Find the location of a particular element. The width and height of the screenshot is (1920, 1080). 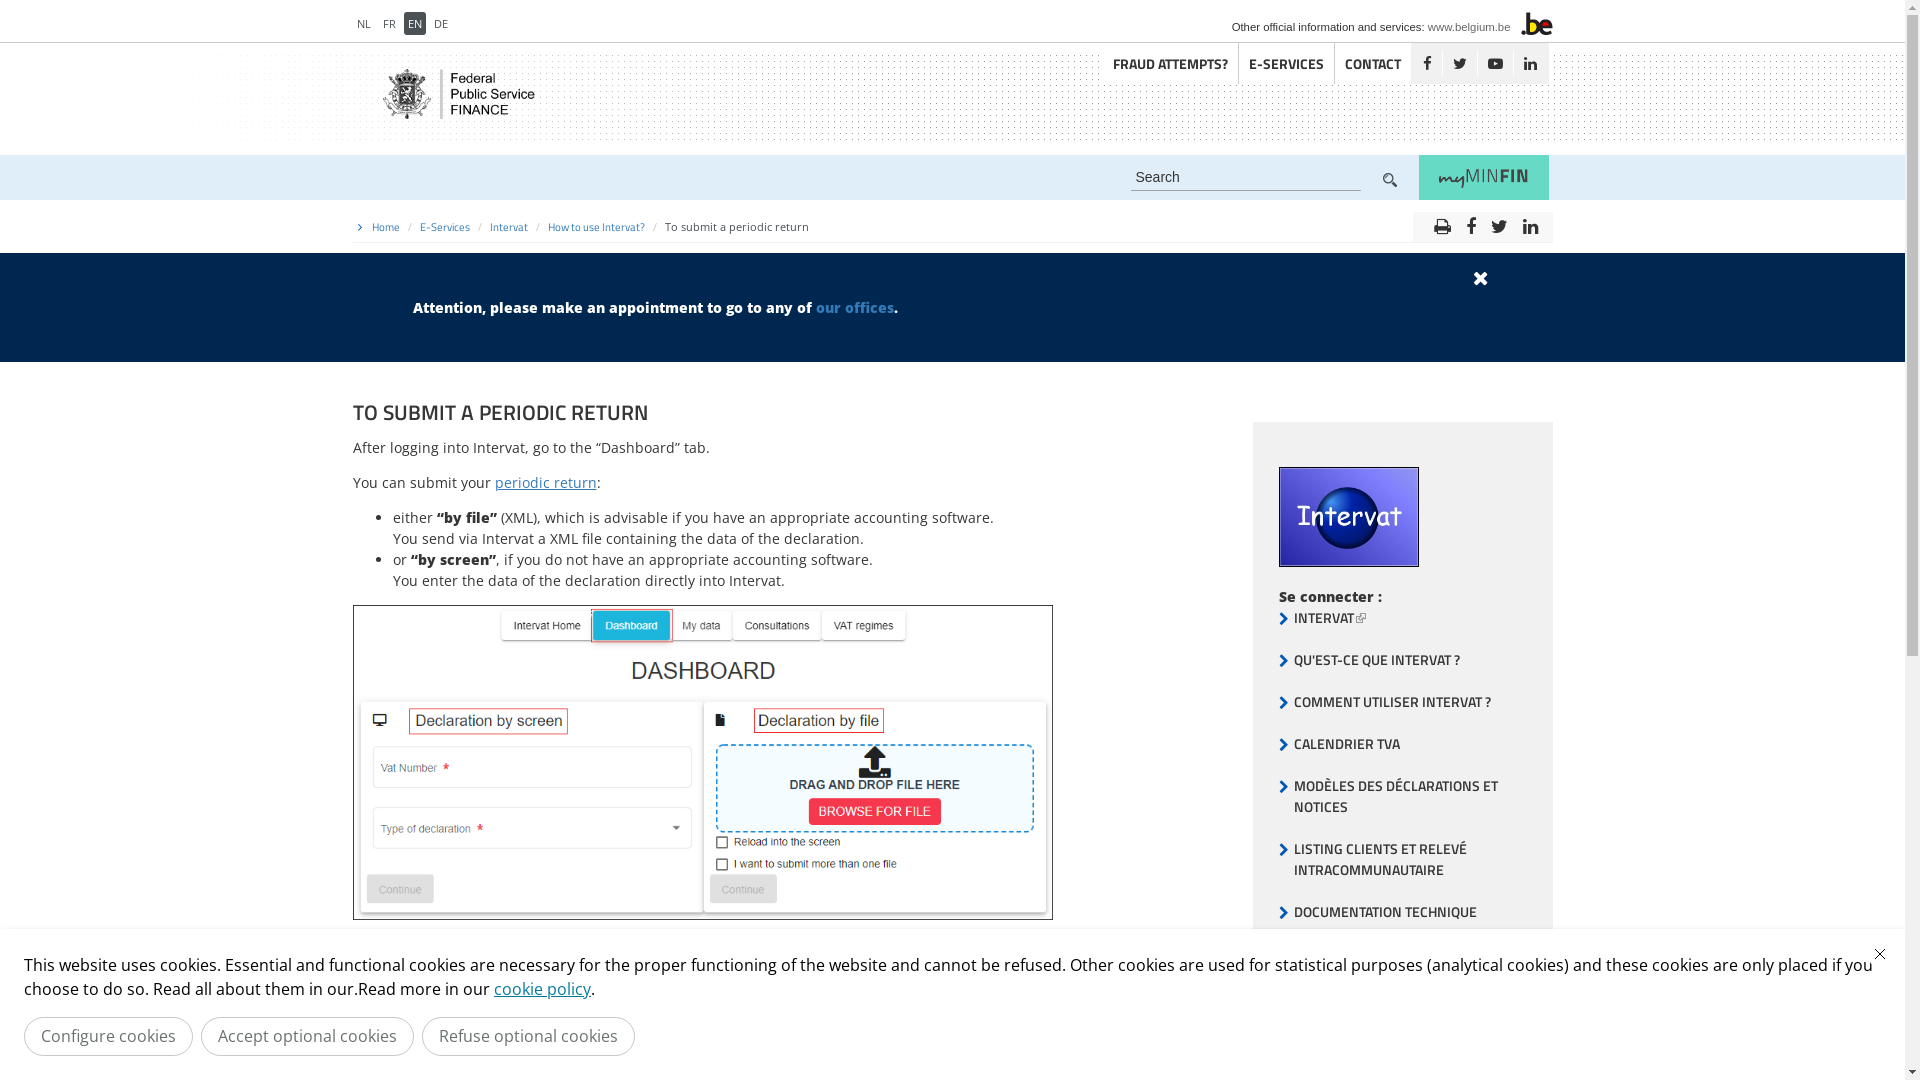

'ENVIRONNEMENT DE TEST is located at coordinates (1381, 1036).